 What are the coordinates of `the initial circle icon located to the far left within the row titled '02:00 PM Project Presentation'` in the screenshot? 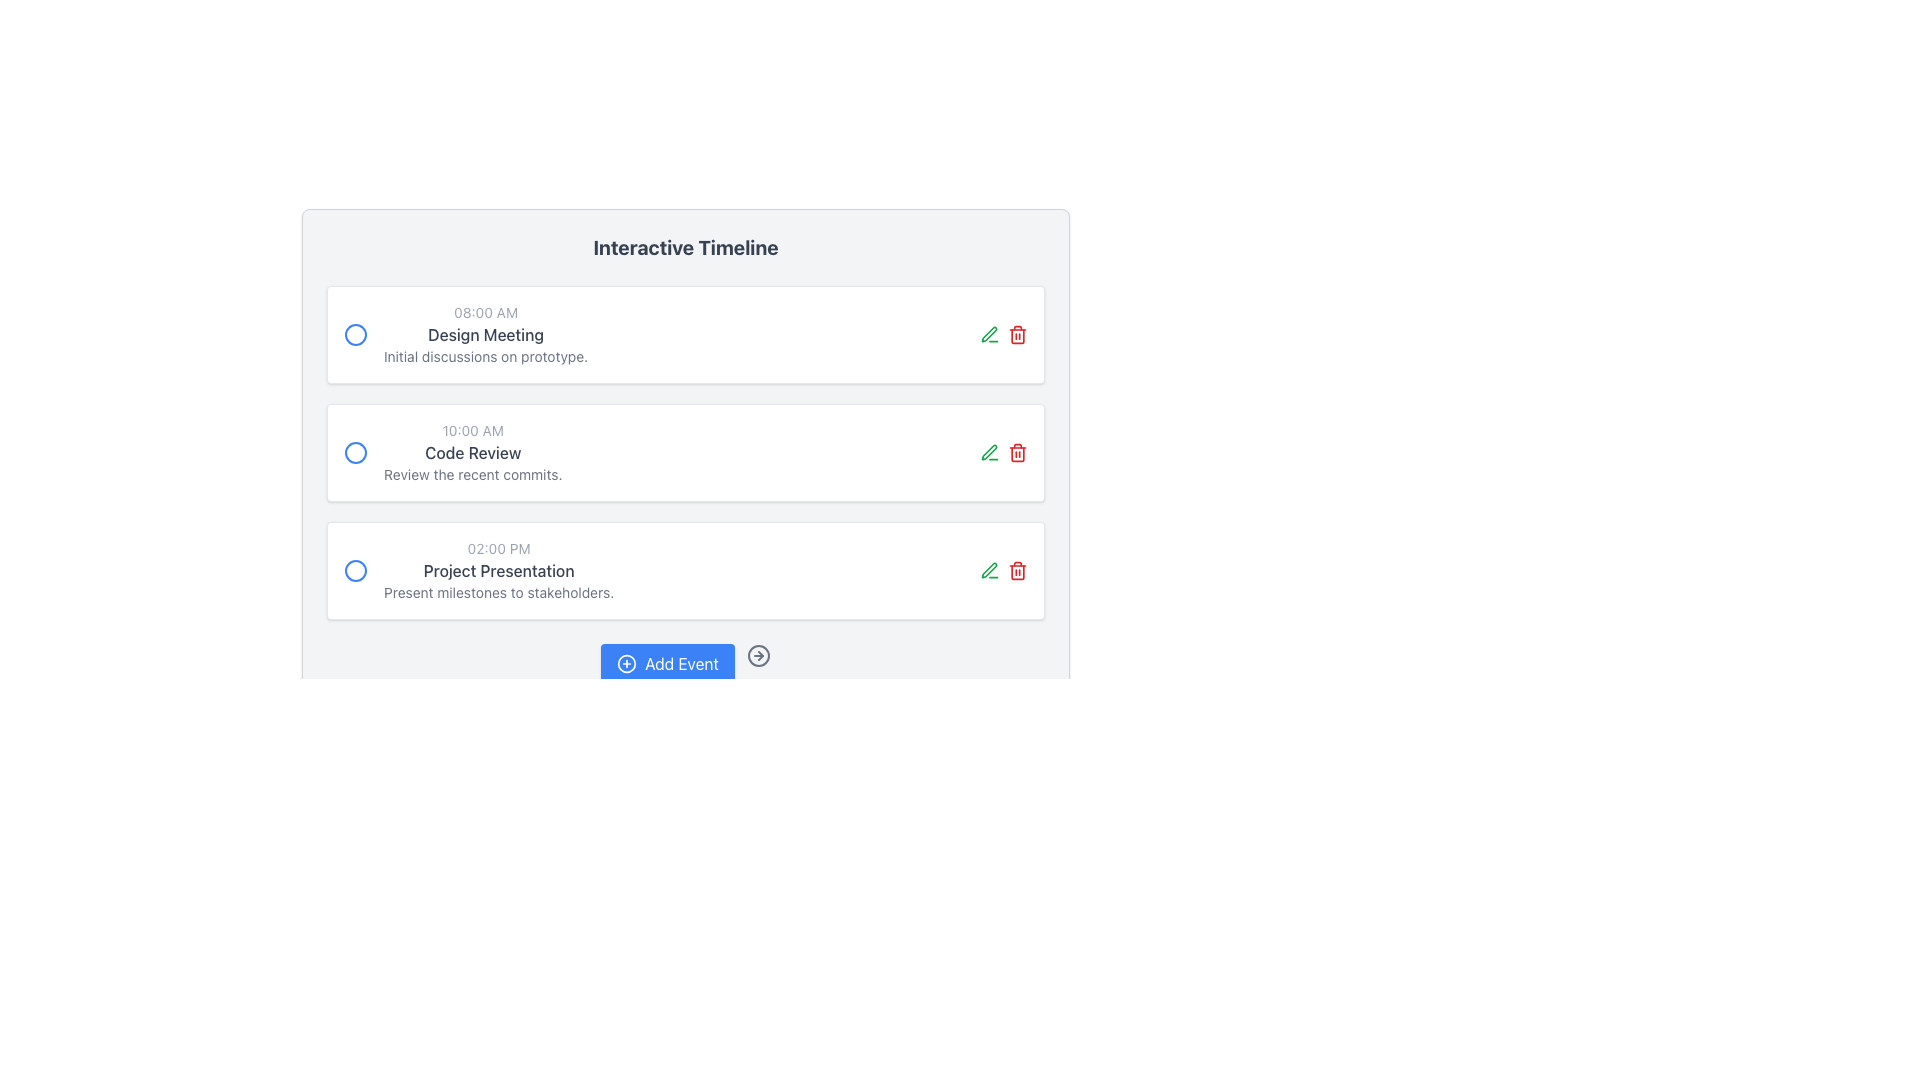 It's located at (355, 570).